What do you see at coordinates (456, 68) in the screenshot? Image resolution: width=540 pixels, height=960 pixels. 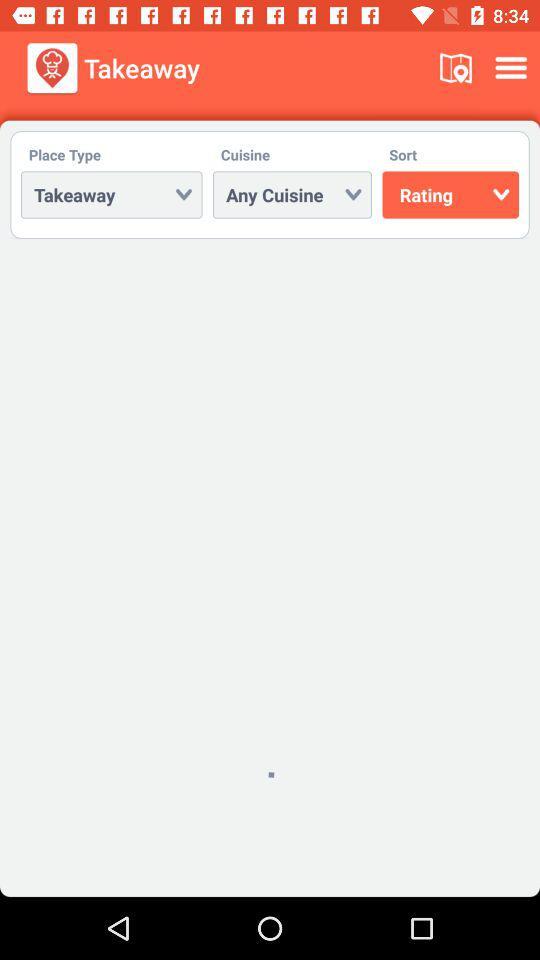 I see `the icon next to takeaway` at bounding box center [456, 68].